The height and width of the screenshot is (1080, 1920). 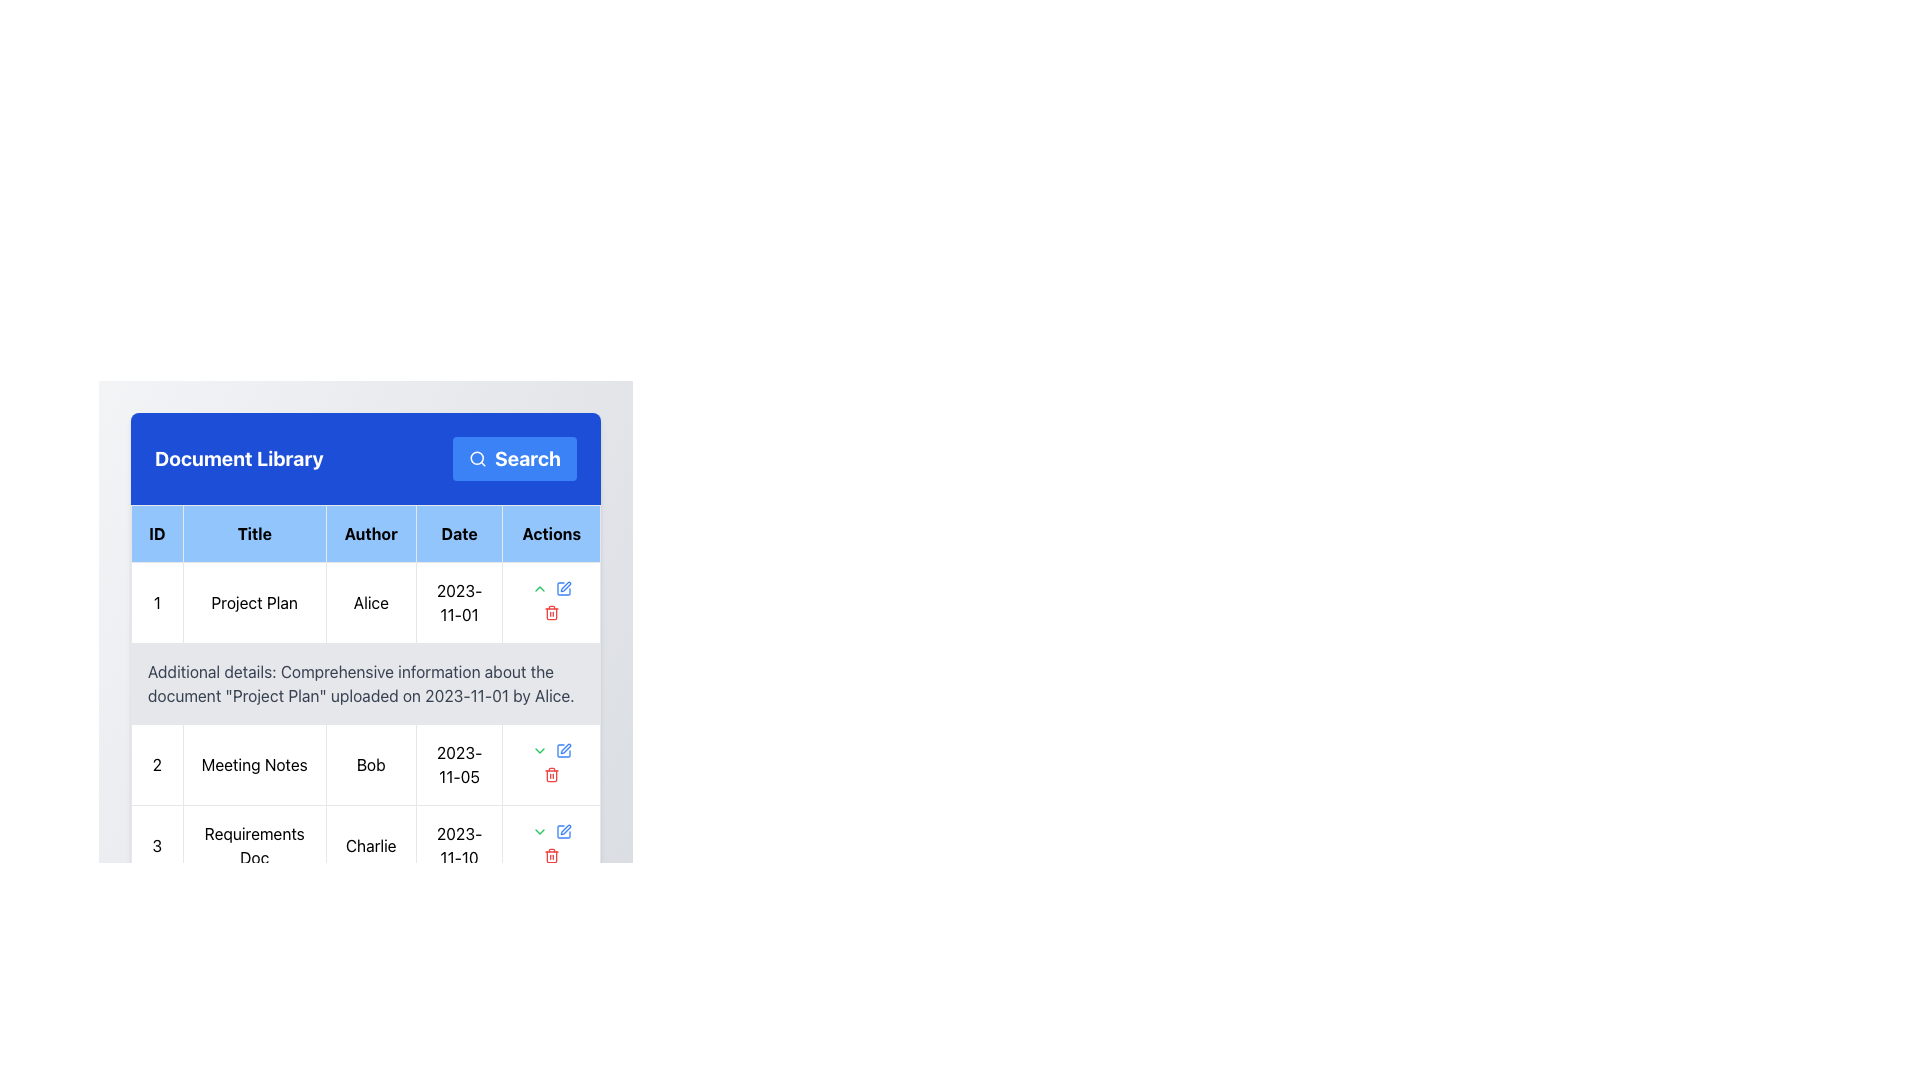 What do you see at coordinates (551, 612) in the screenshot?
I see `the delete icon located in the 'Actions' column of the first row of the data table` at bounding box center [551, 612].